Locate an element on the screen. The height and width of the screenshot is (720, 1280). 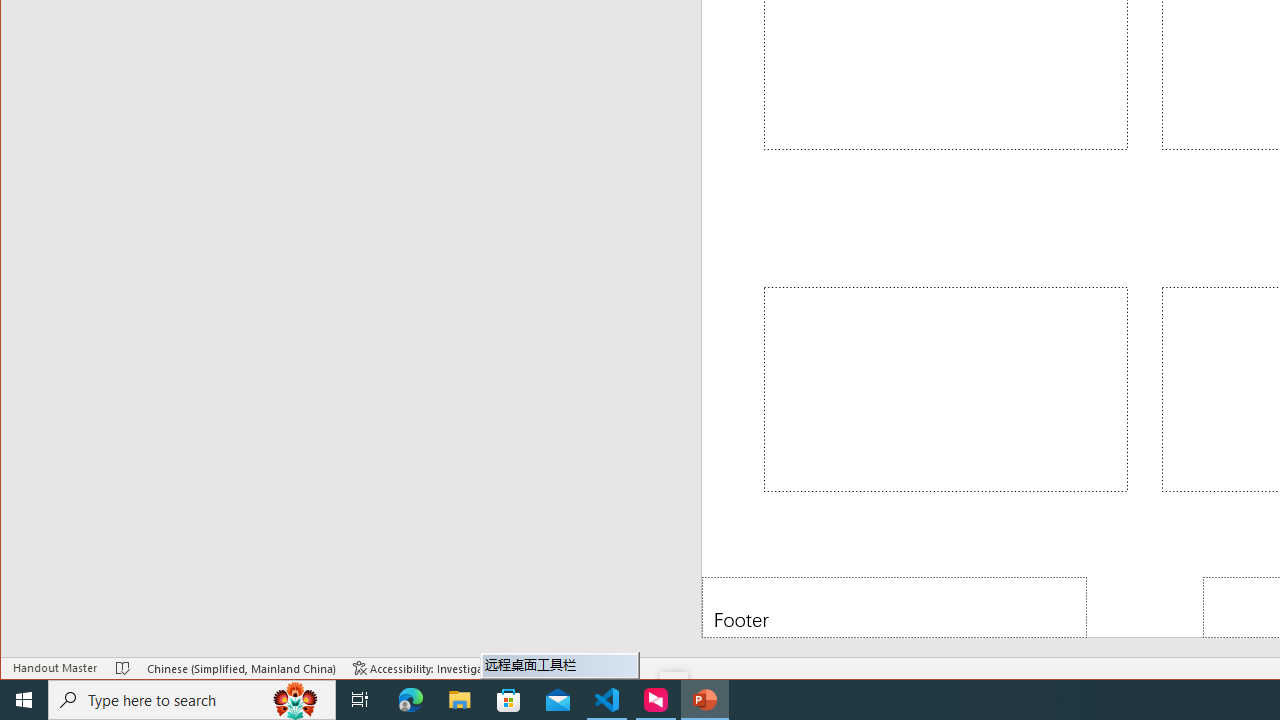
'File Explorer' is located at coordinates (459, 698).